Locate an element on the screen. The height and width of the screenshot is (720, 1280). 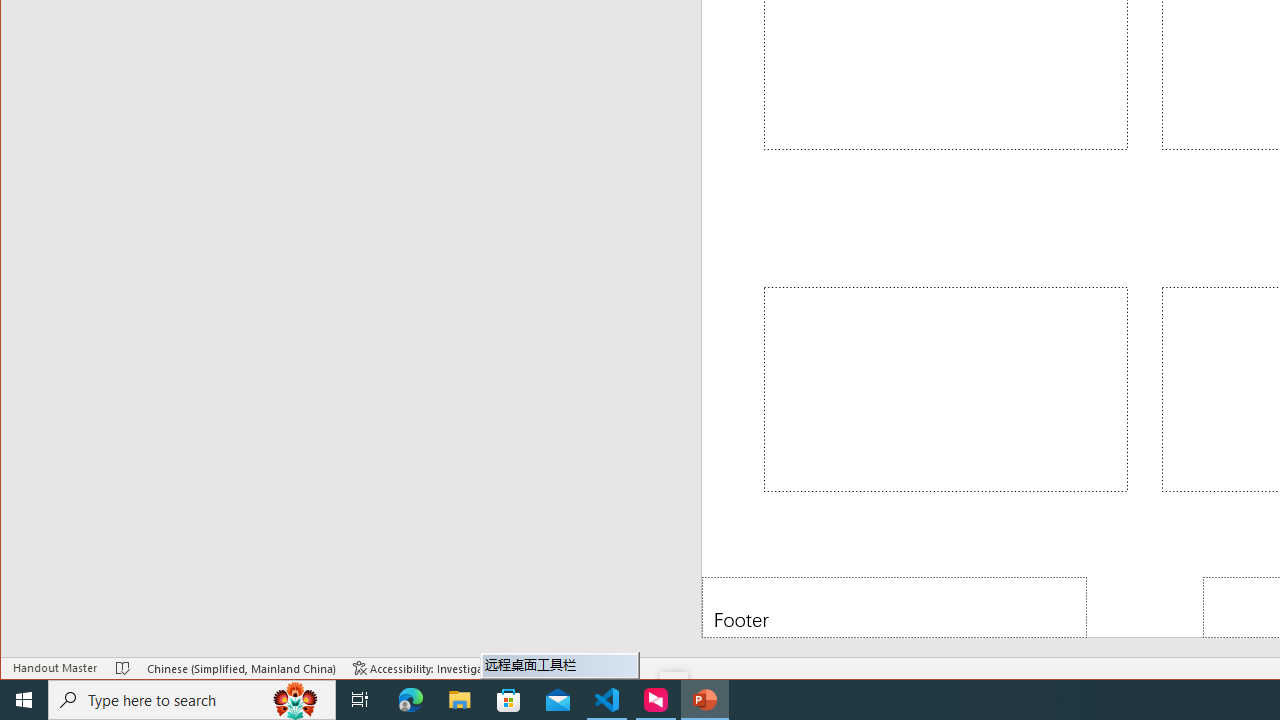
'File Explorer' is located at coordinates (459, 698).